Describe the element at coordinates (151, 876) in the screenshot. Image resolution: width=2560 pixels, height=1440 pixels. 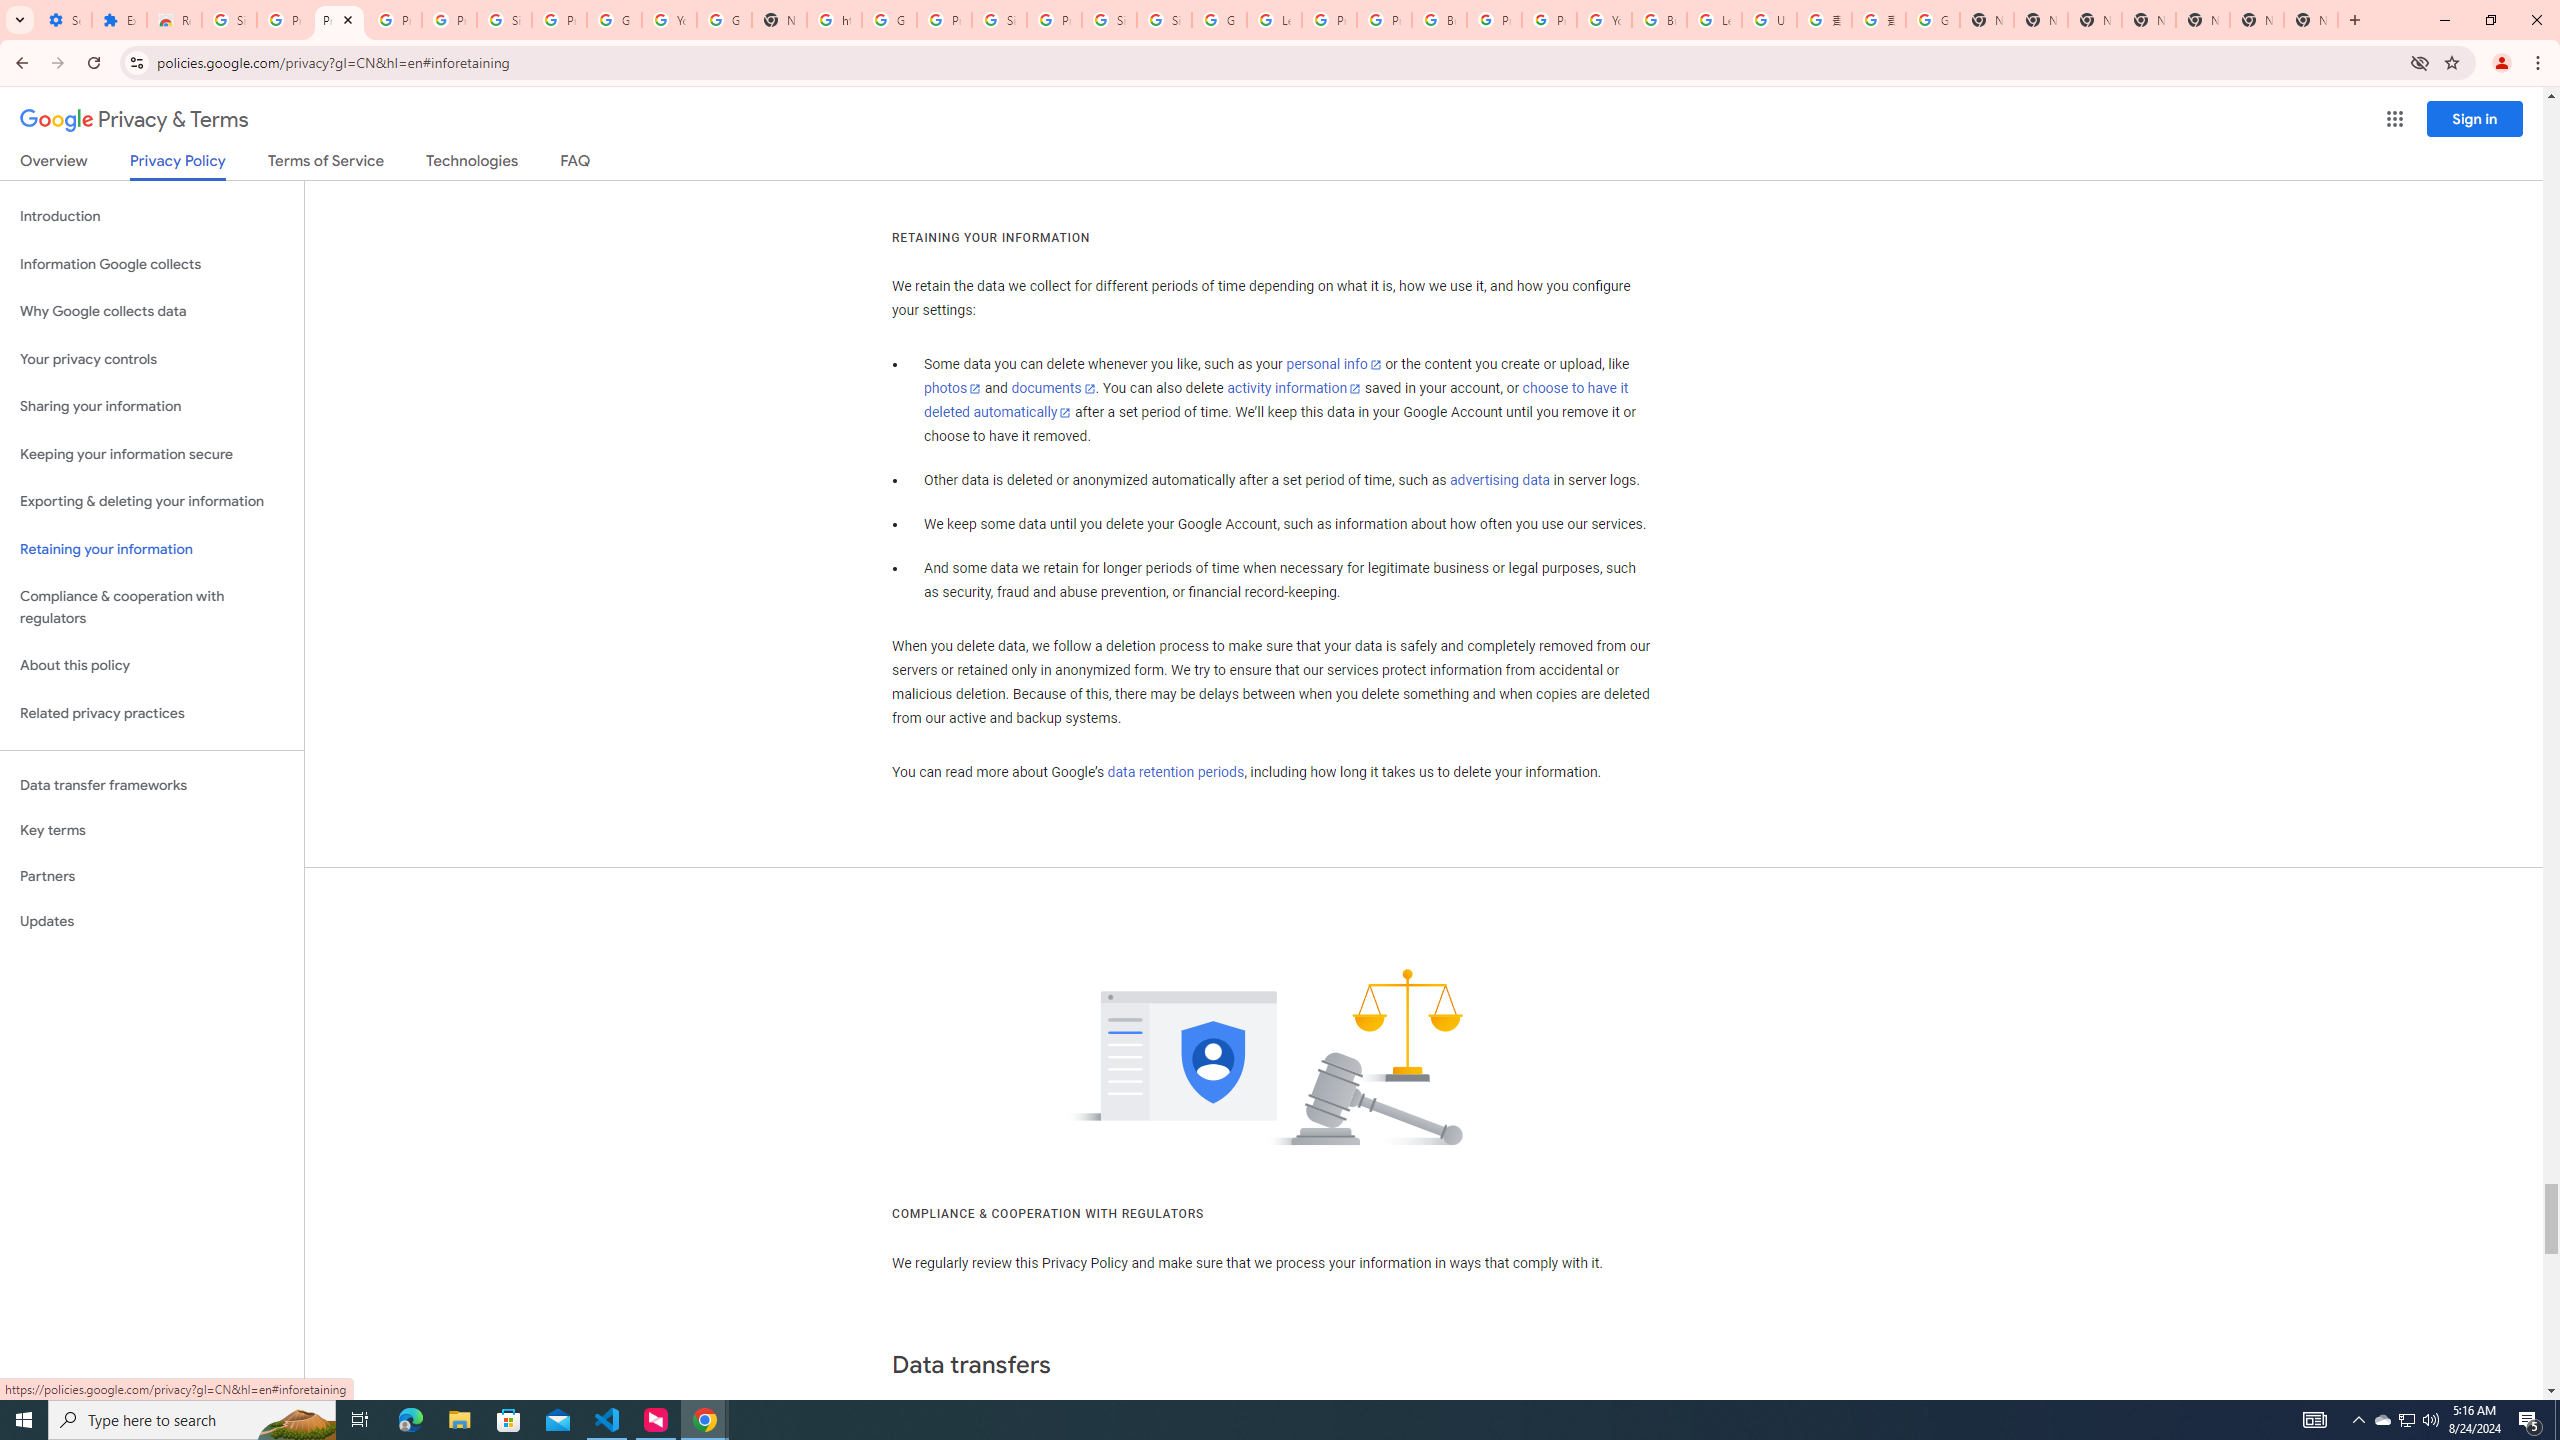
I see `'Partners'` at that location.